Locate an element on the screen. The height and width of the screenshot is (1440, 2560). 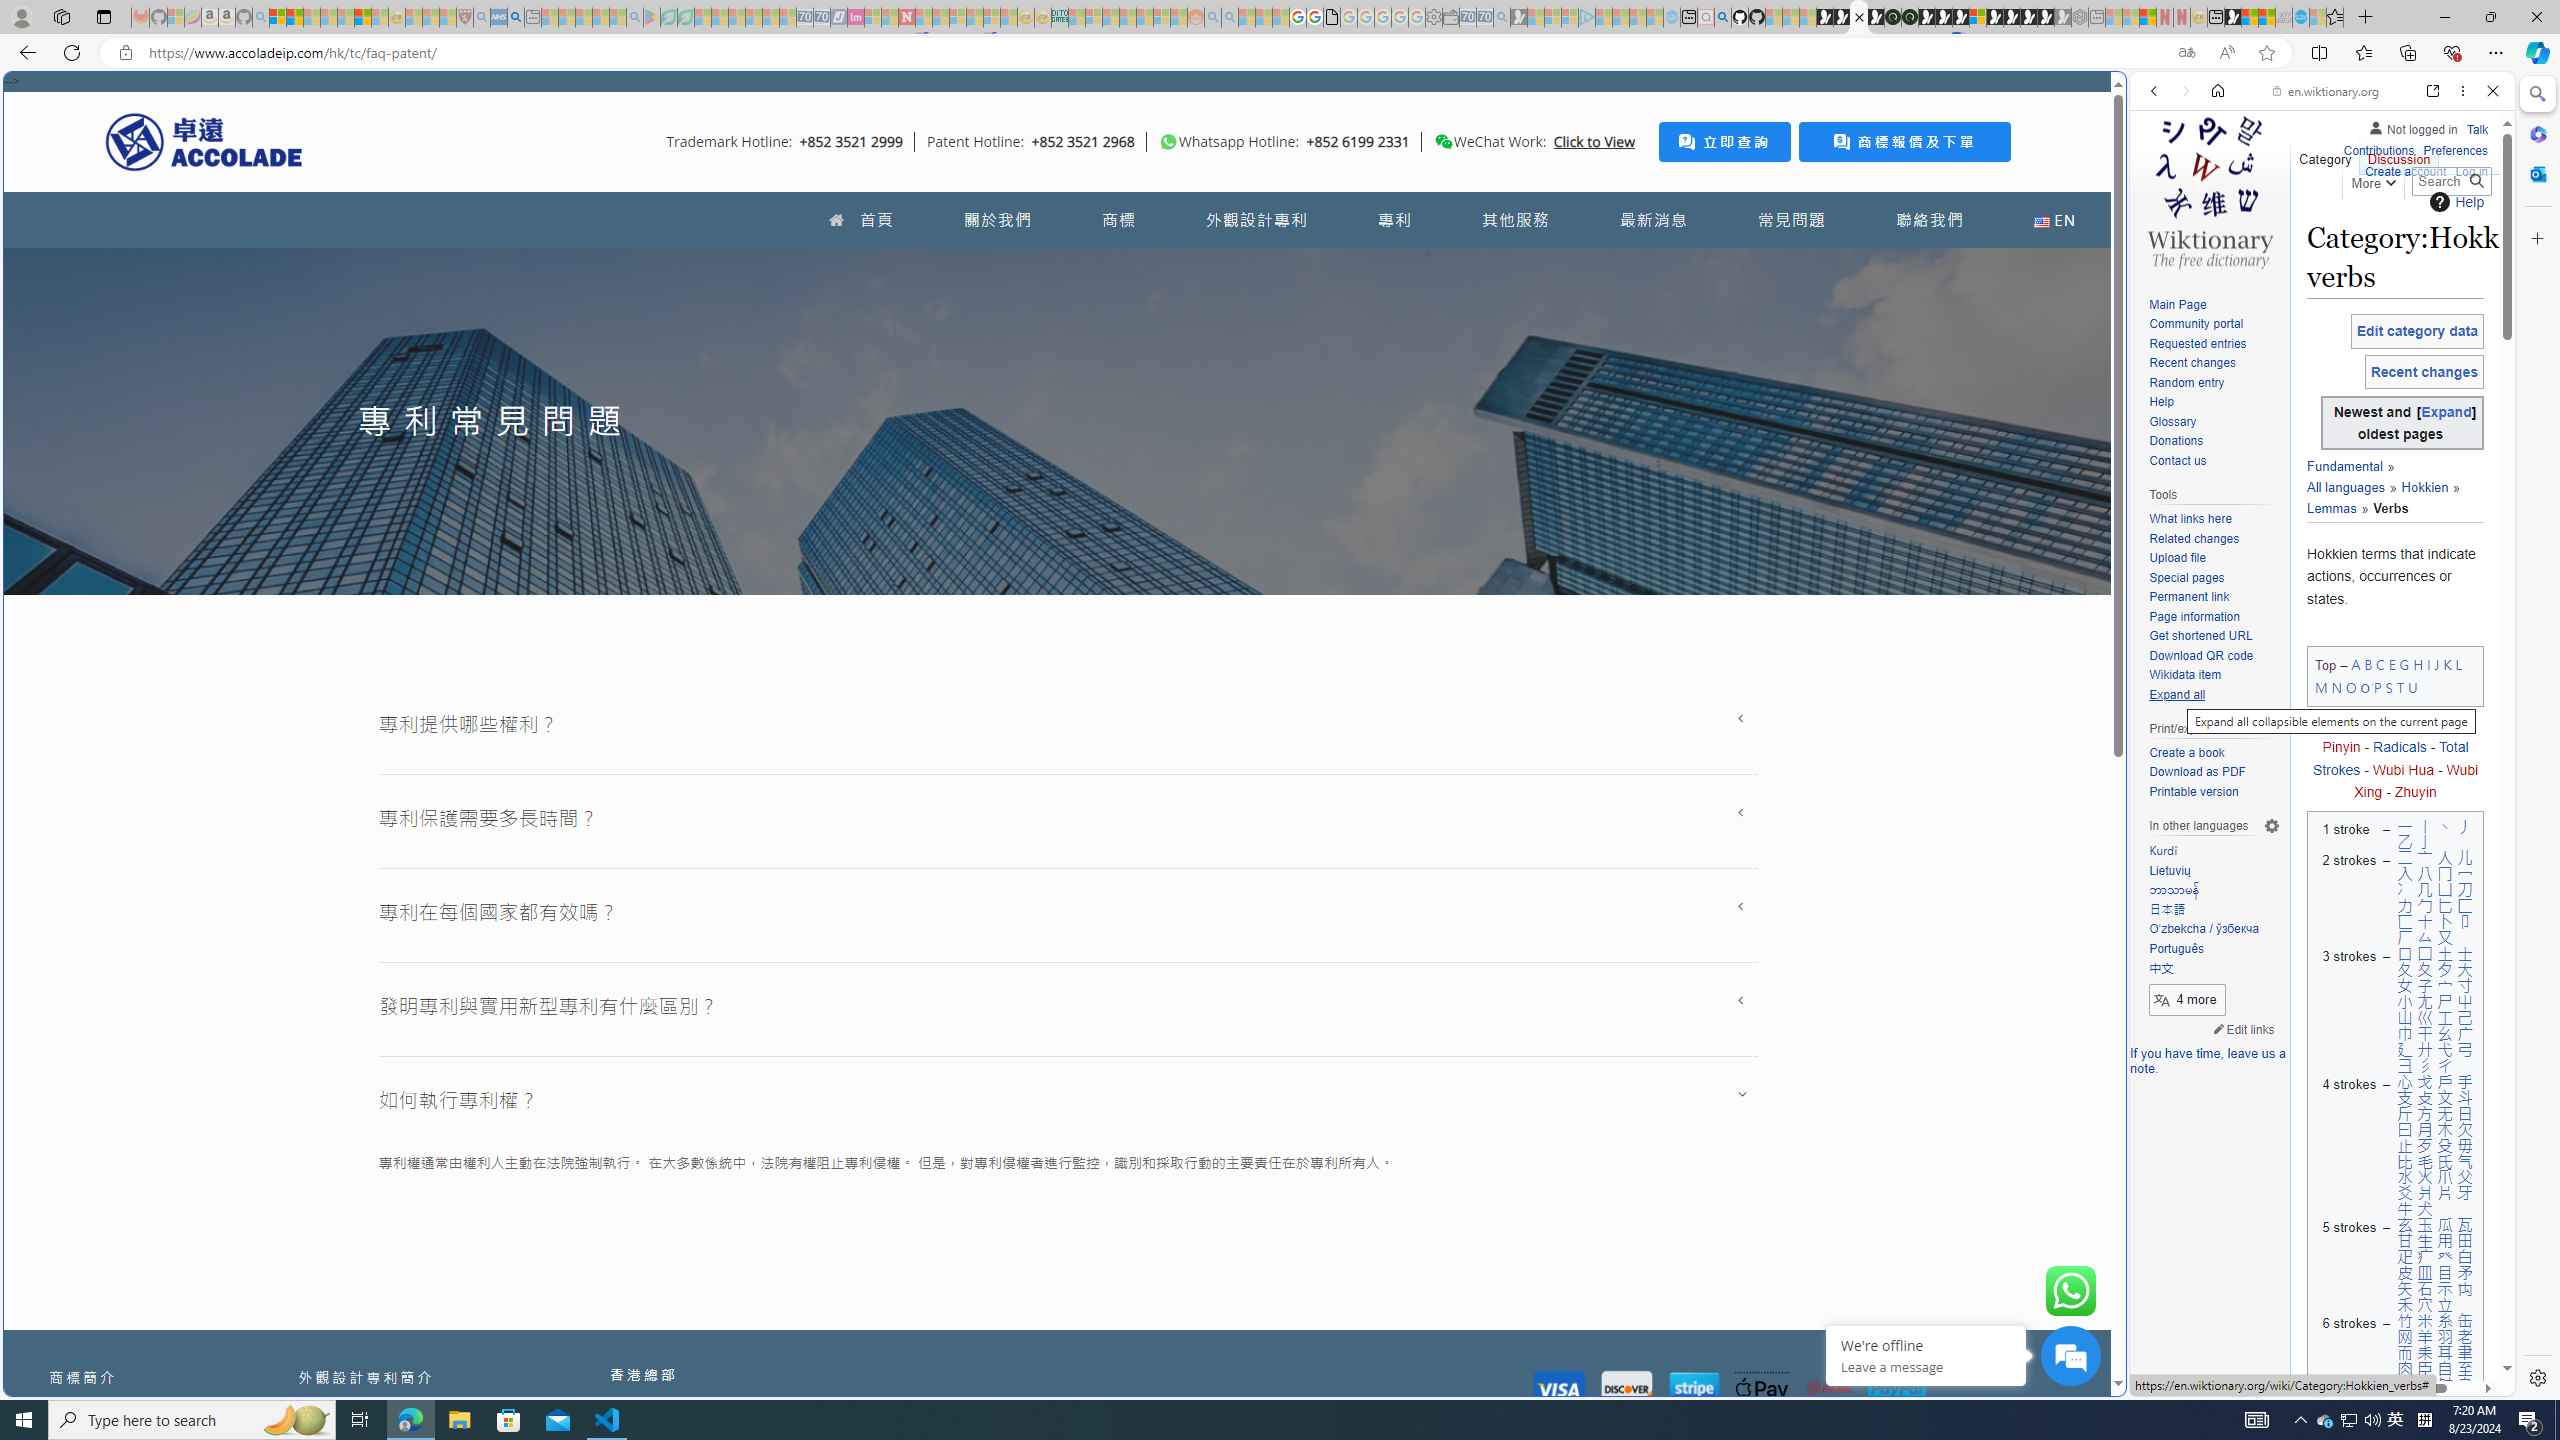
'Main Page' is located at coordinates (2213, 305).